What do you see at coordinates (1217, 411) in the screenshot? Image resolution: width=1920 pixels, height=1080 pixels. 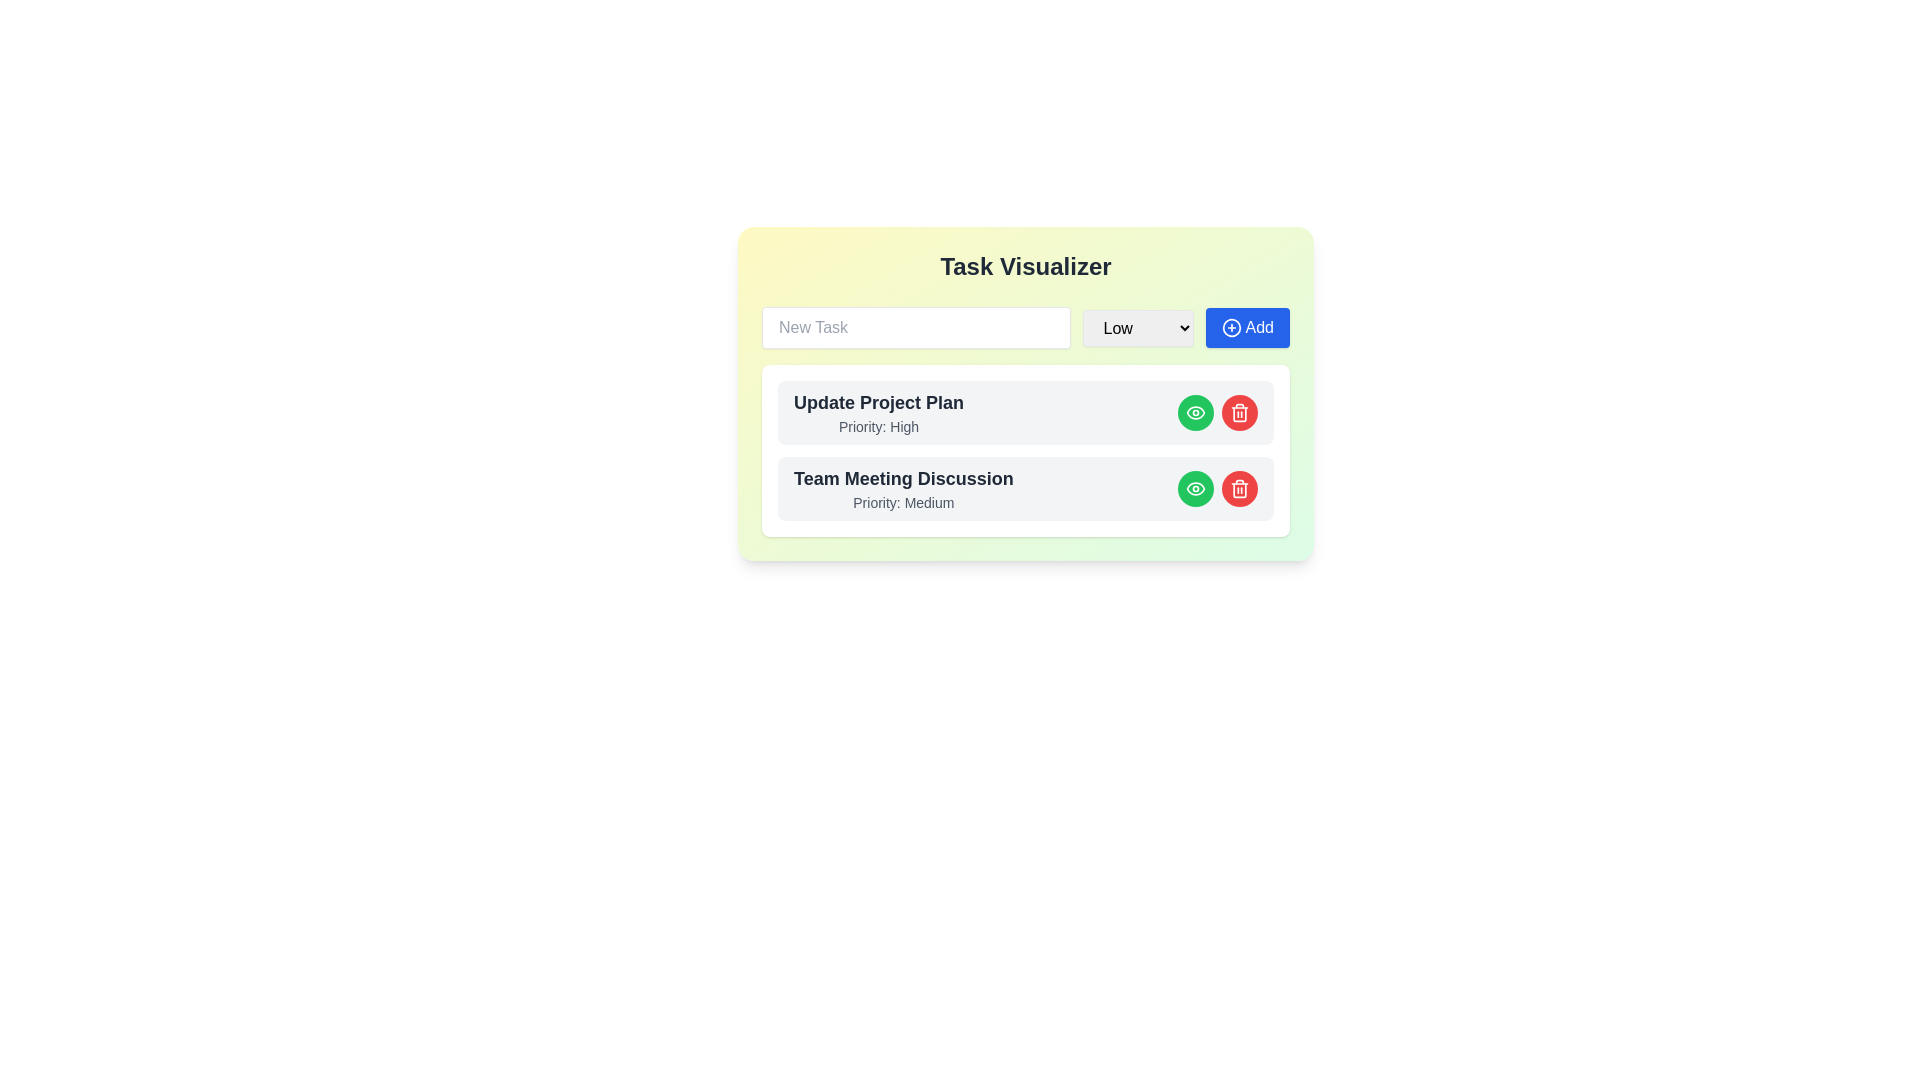 I see `the green action button containing an eye icon located in the group of action buttons at the rightmost side of the task row labeled 'Update Project Plan - Priority: High.'` at bounding box center [1217, 411].